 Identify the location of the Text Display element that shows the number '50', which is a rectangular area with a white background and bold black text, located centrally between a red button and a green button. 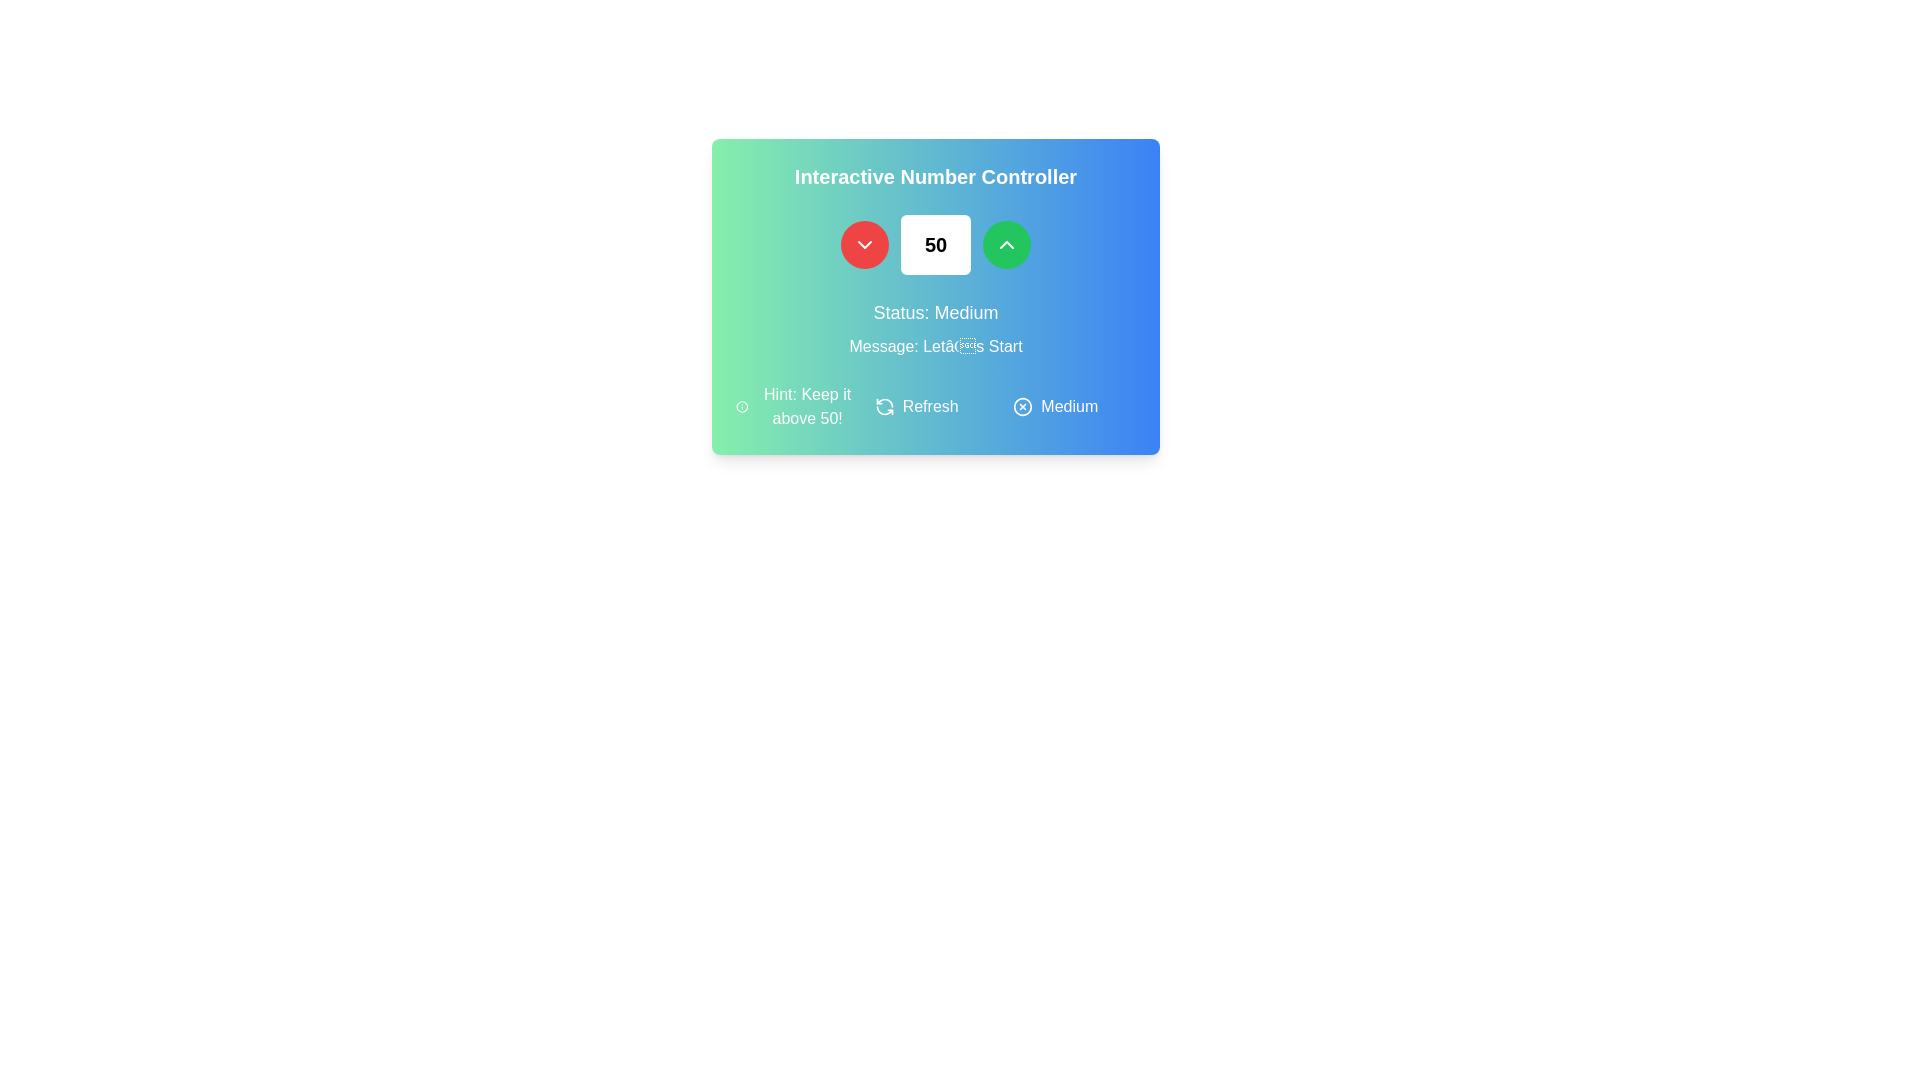
(935, 244).